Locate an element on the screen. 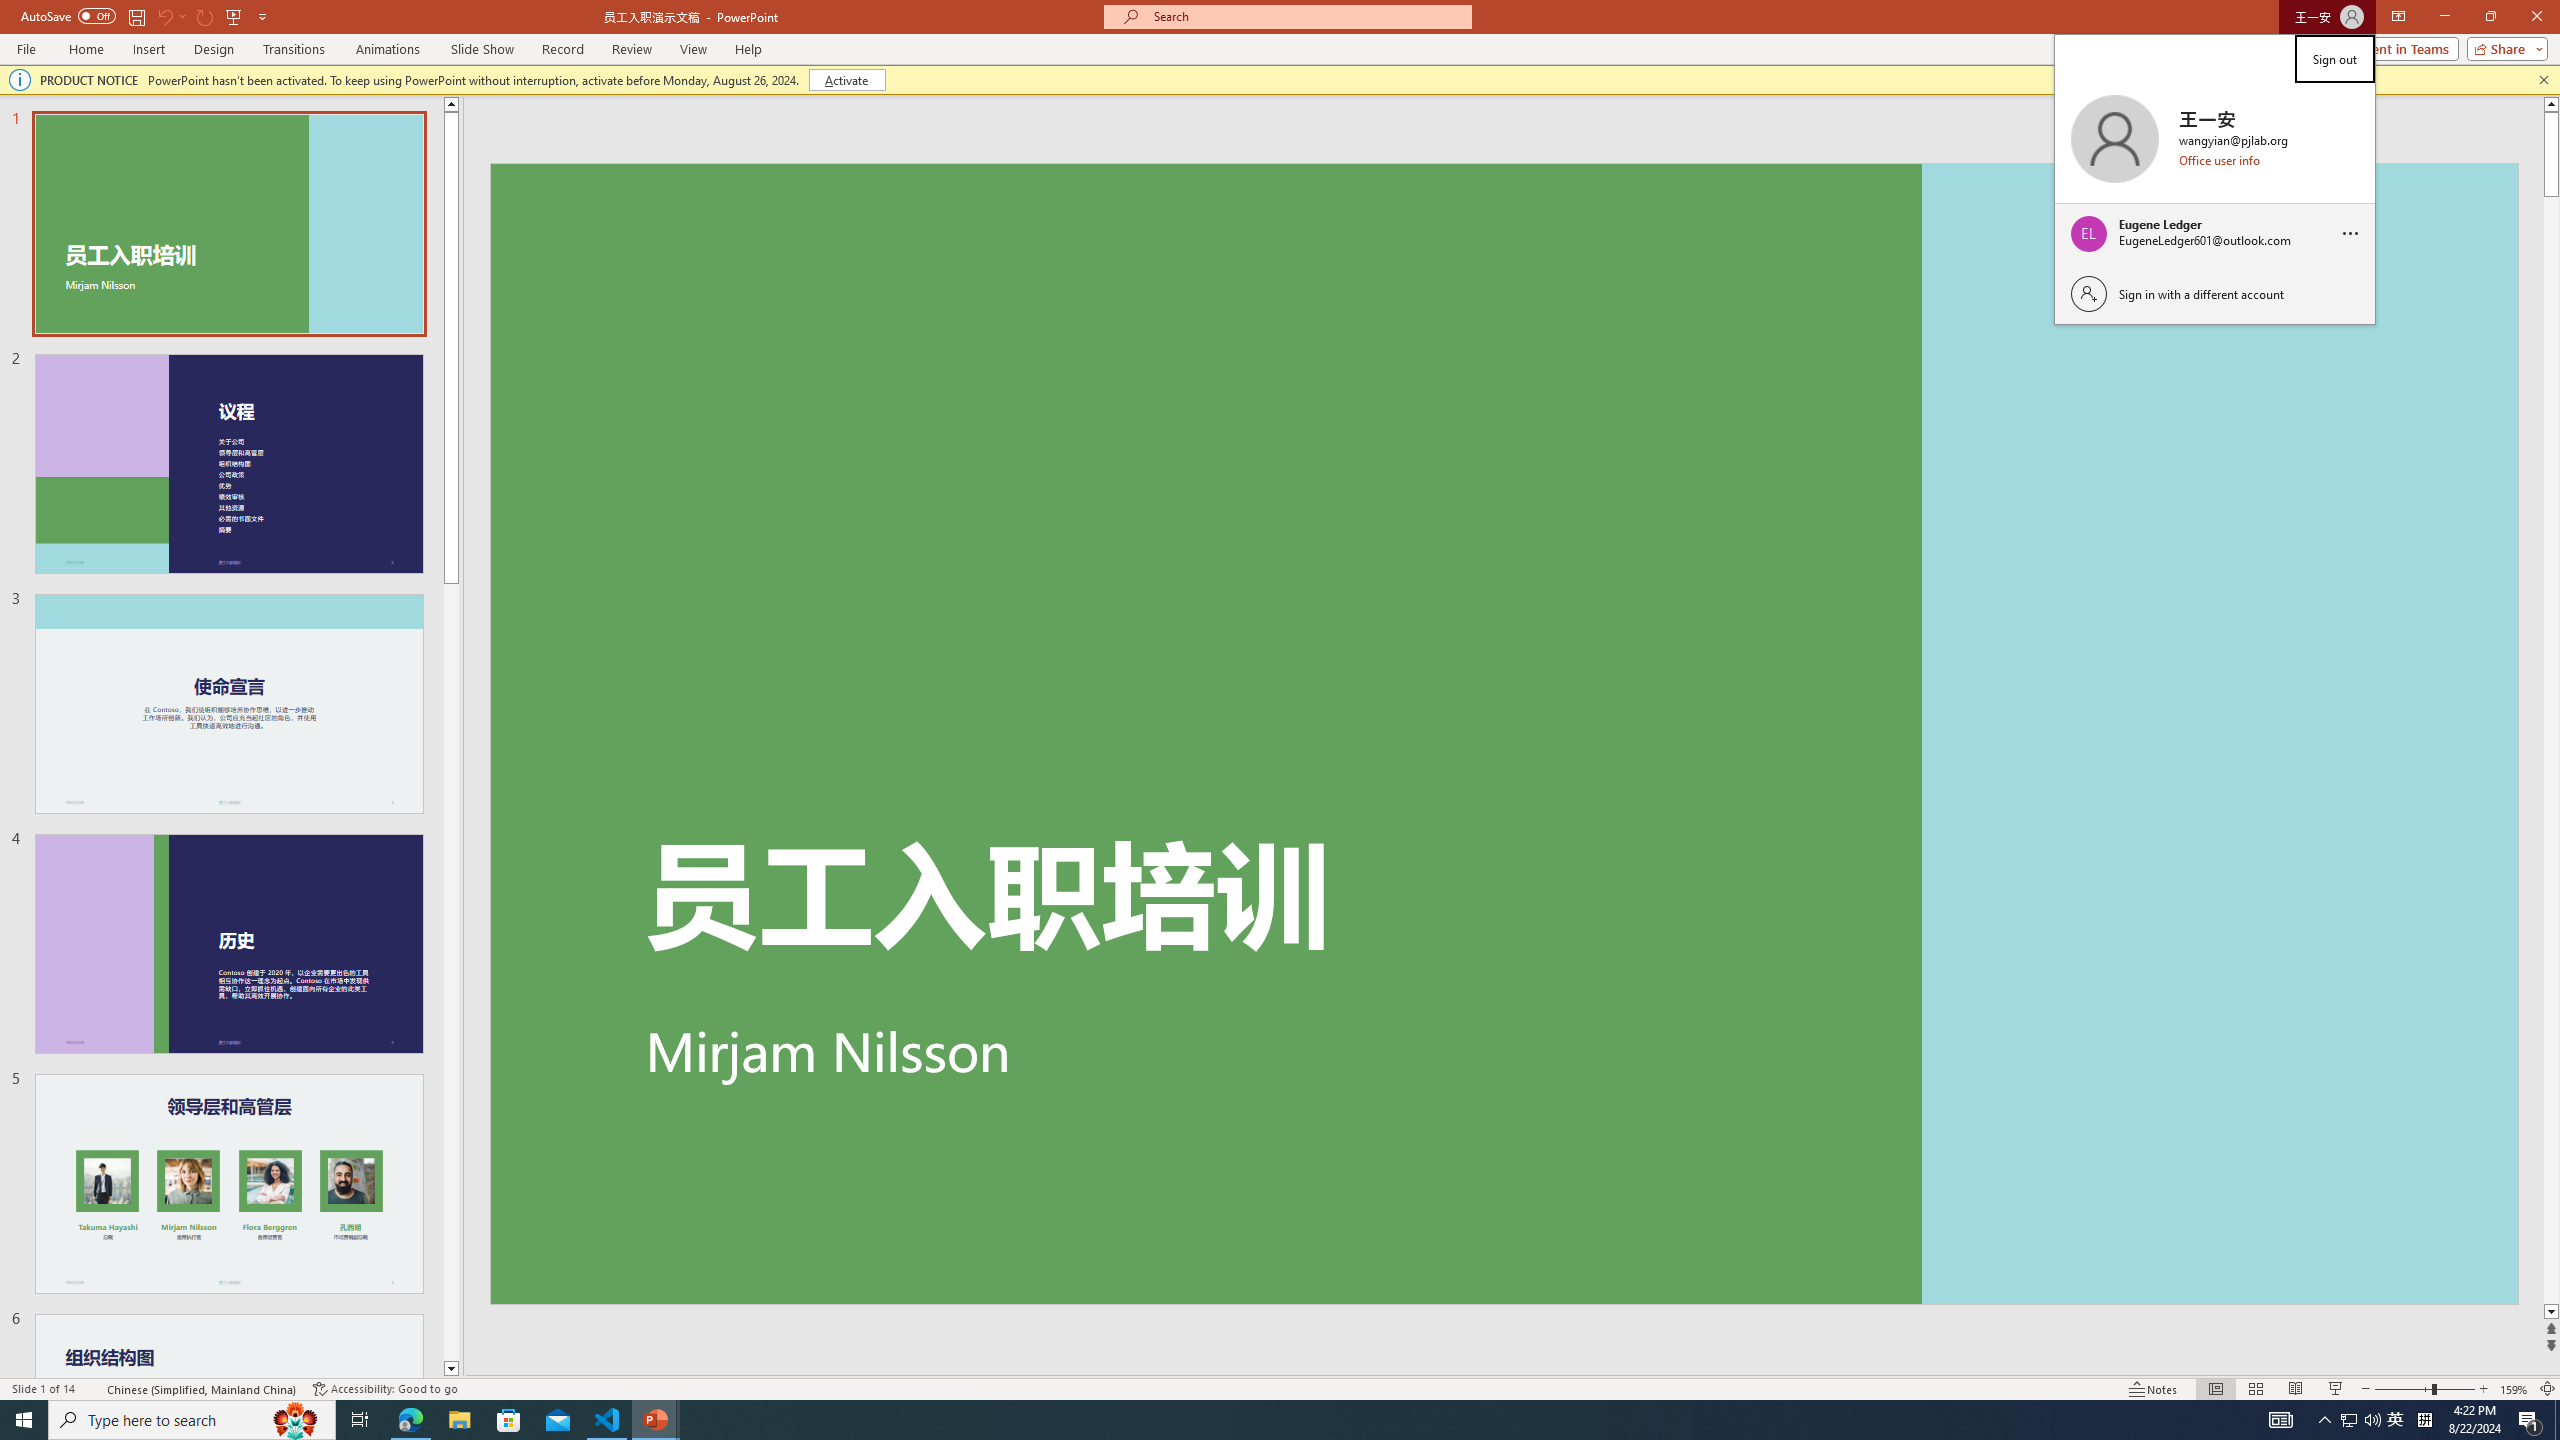  'Close this message' is located at coordinates (2543, 78).